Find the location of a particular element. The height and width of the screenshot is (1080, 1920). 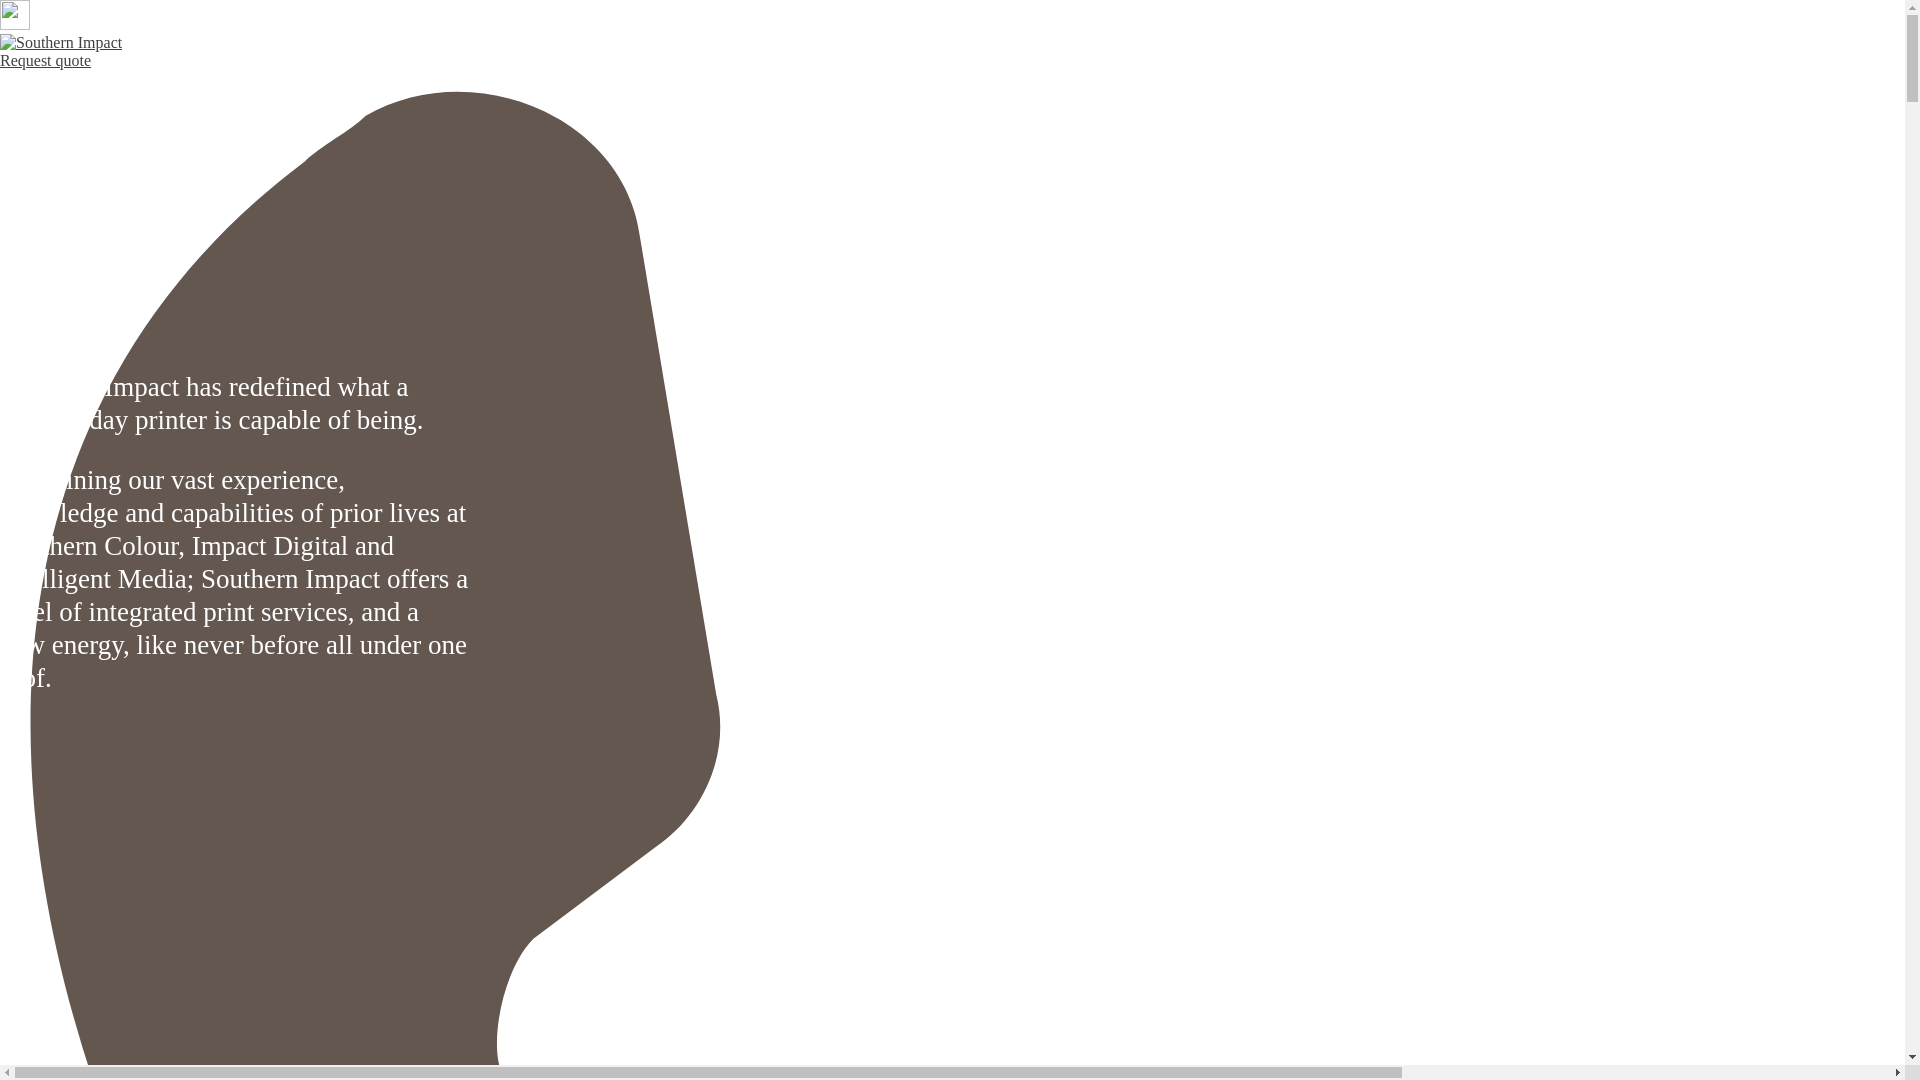

'Request quote' is located at coordinates (45, 59).